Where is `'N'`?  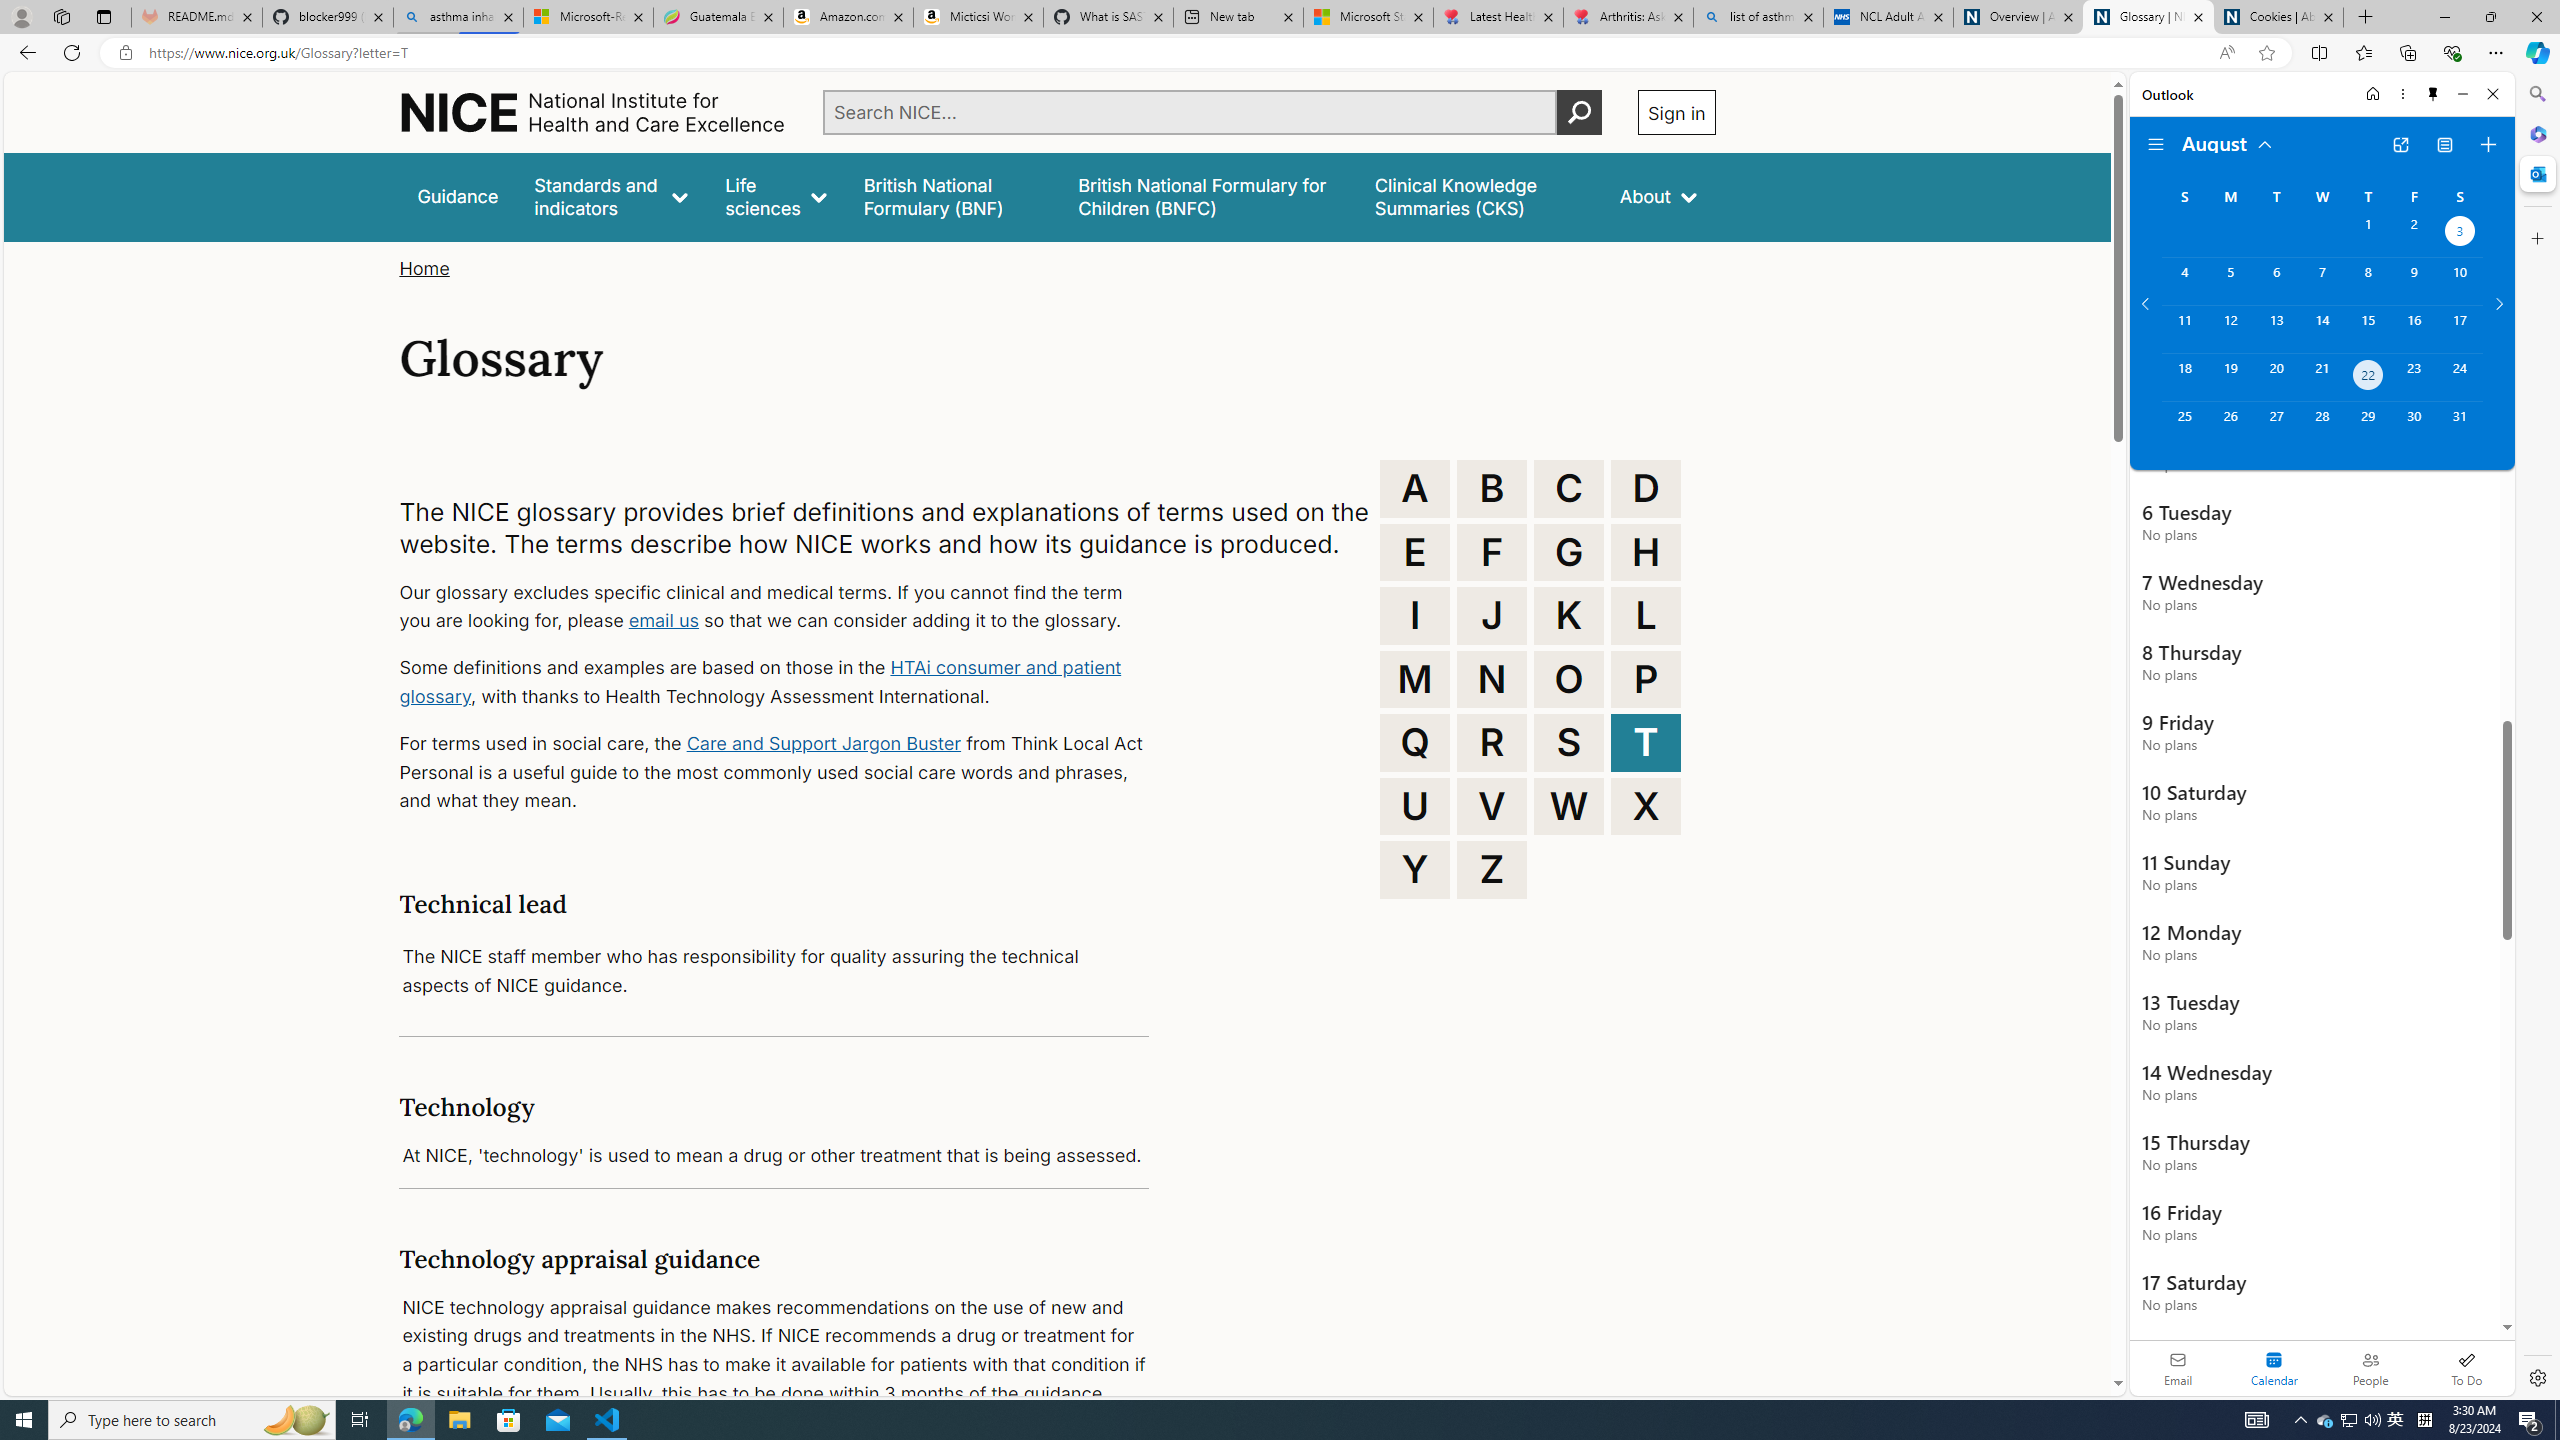
'N' is located at coordinates (1491, 677).